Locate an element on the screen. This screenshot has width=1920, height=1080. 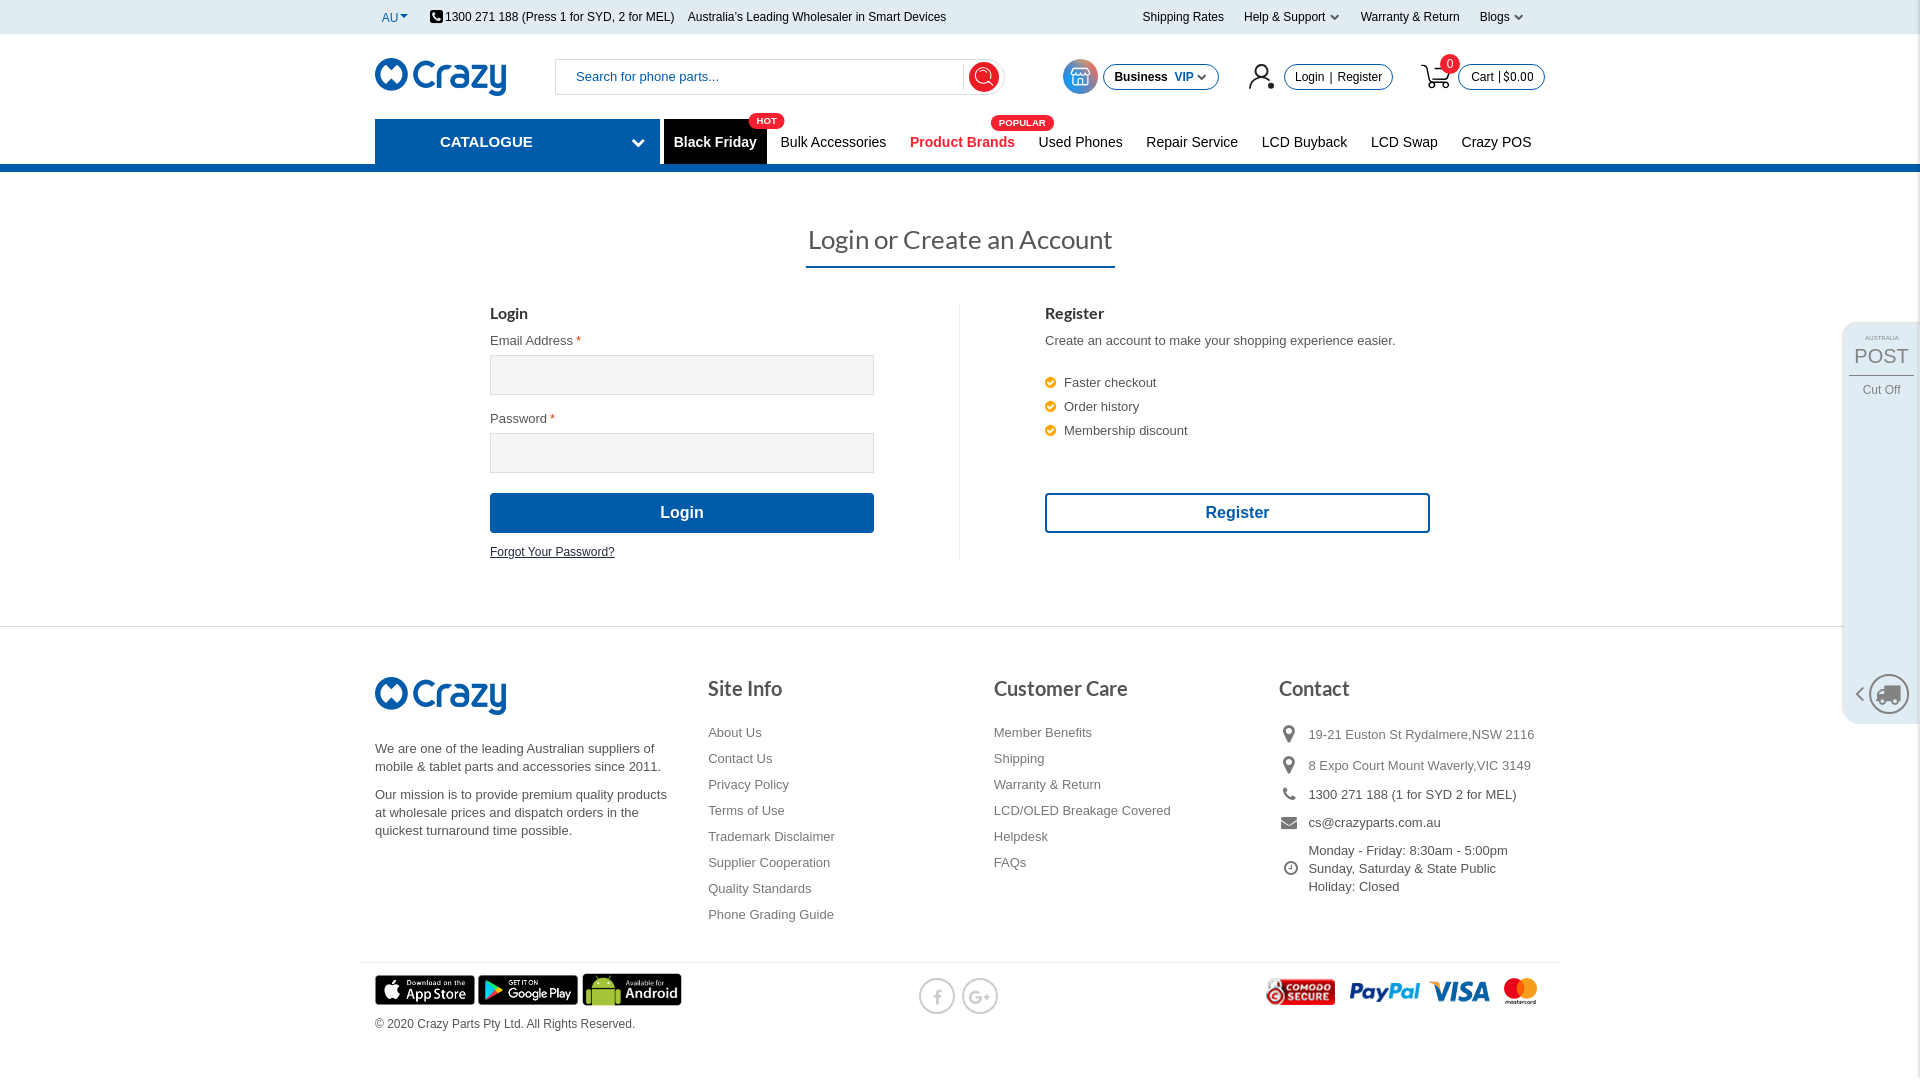
'CATALOGUE' is located at coordinates (517, 140).